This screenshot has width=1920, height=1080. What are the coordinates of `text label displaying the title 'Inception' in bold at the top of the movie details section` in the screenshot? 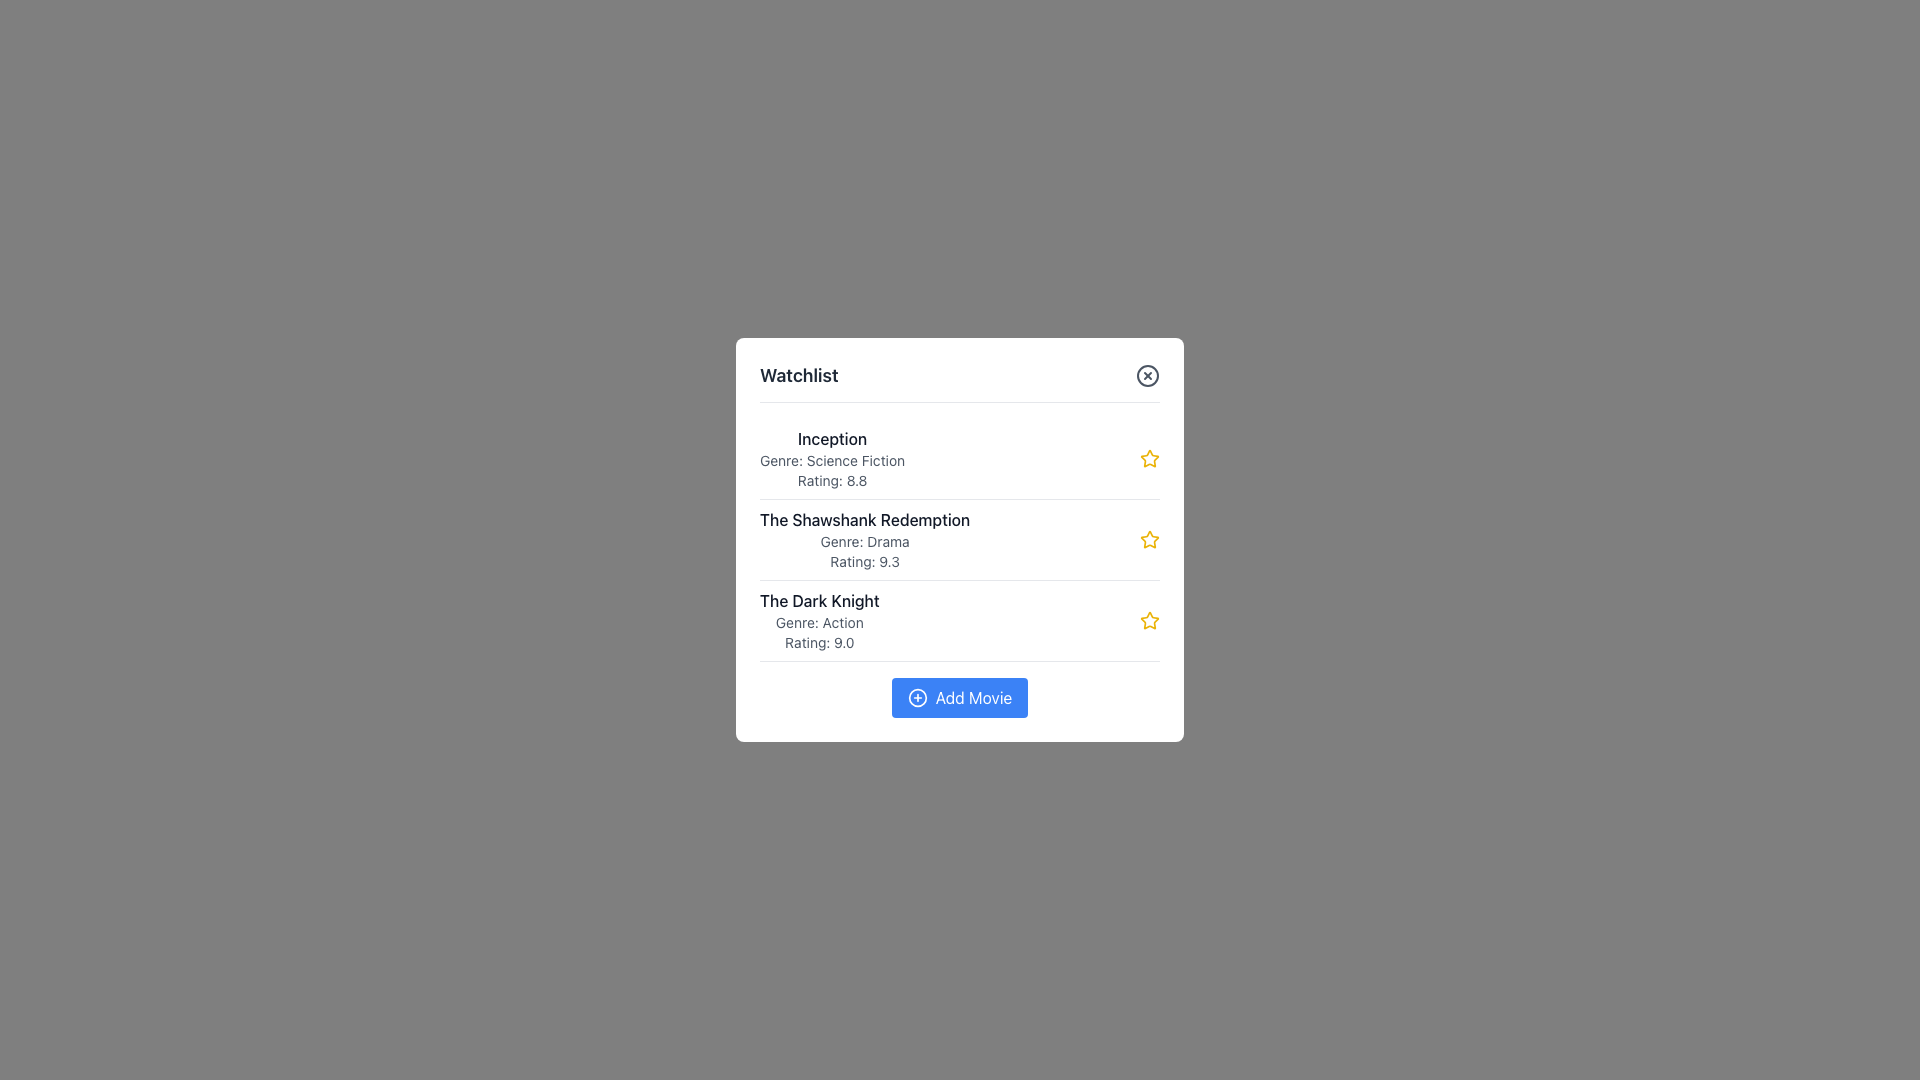 It's located at (832, 438).